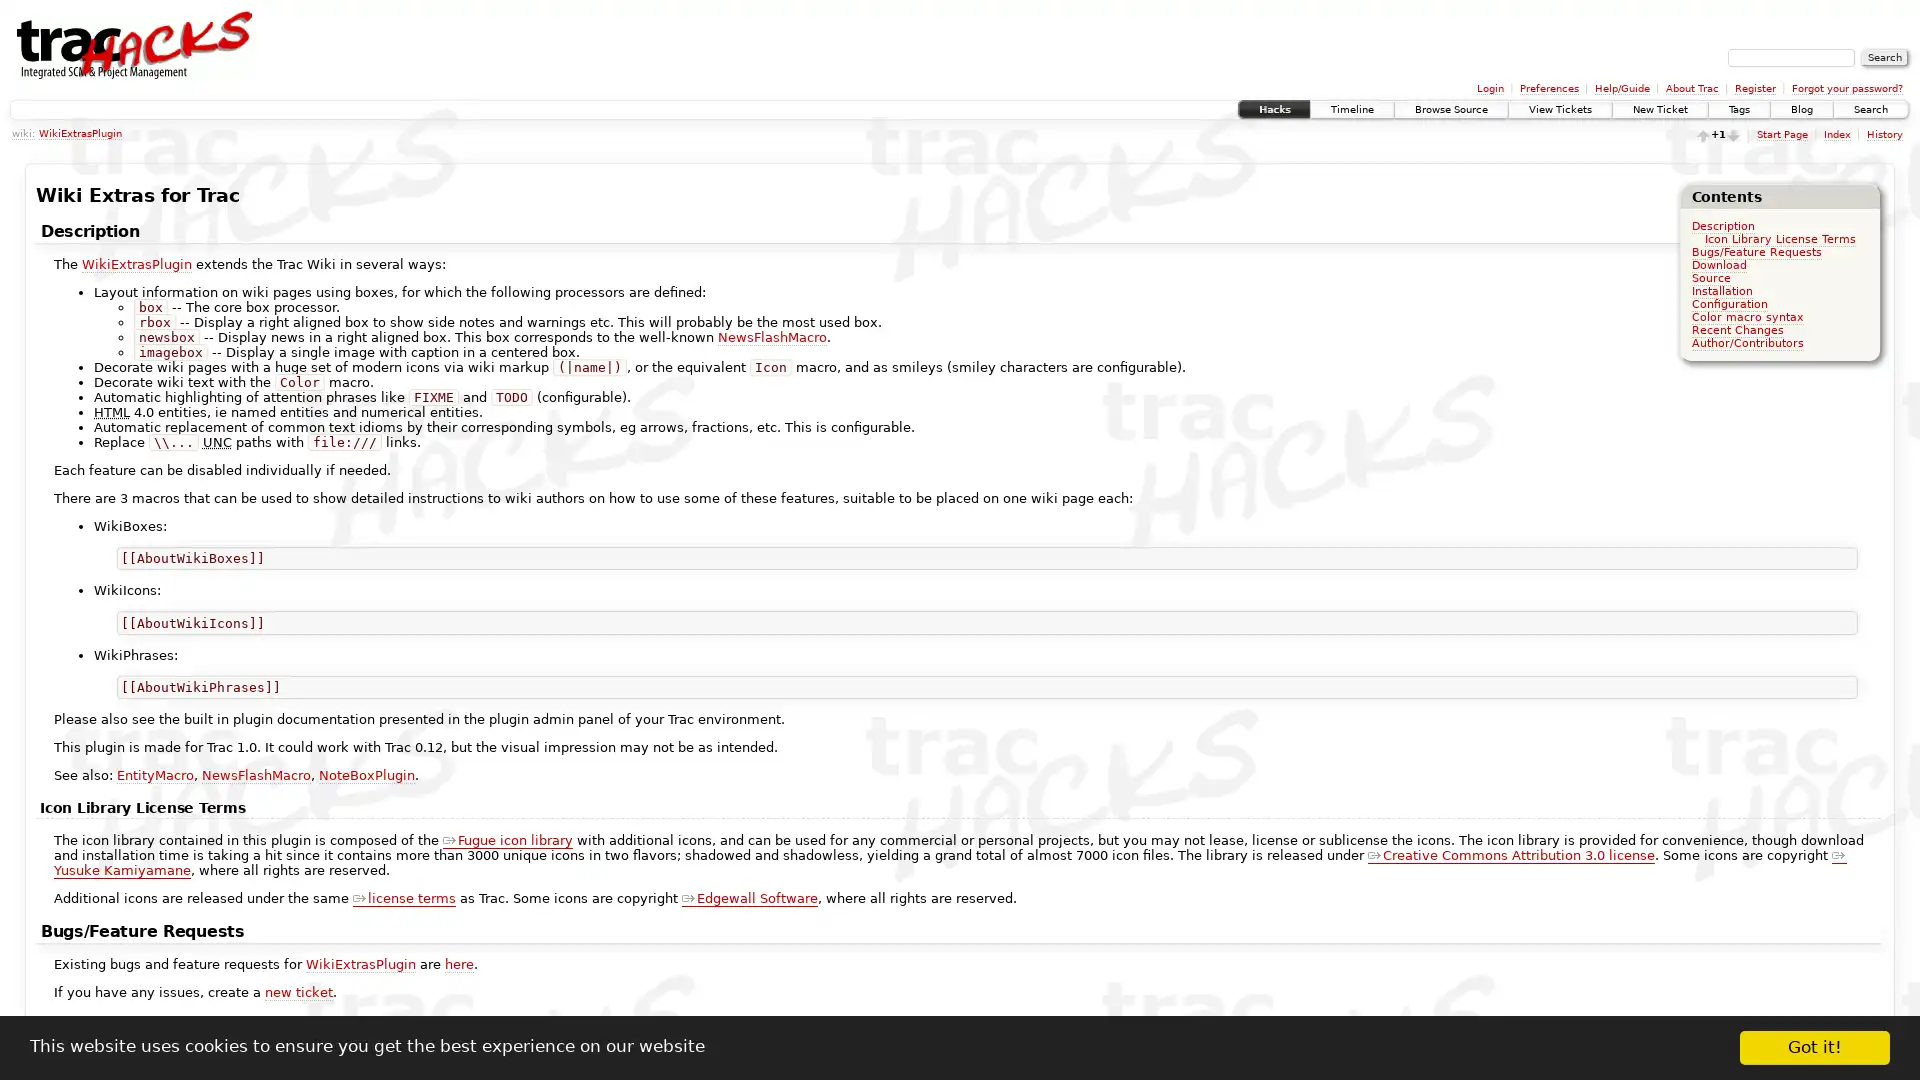 The image size is (1920, 1080). I want to click on Search, so click(1884, 56).